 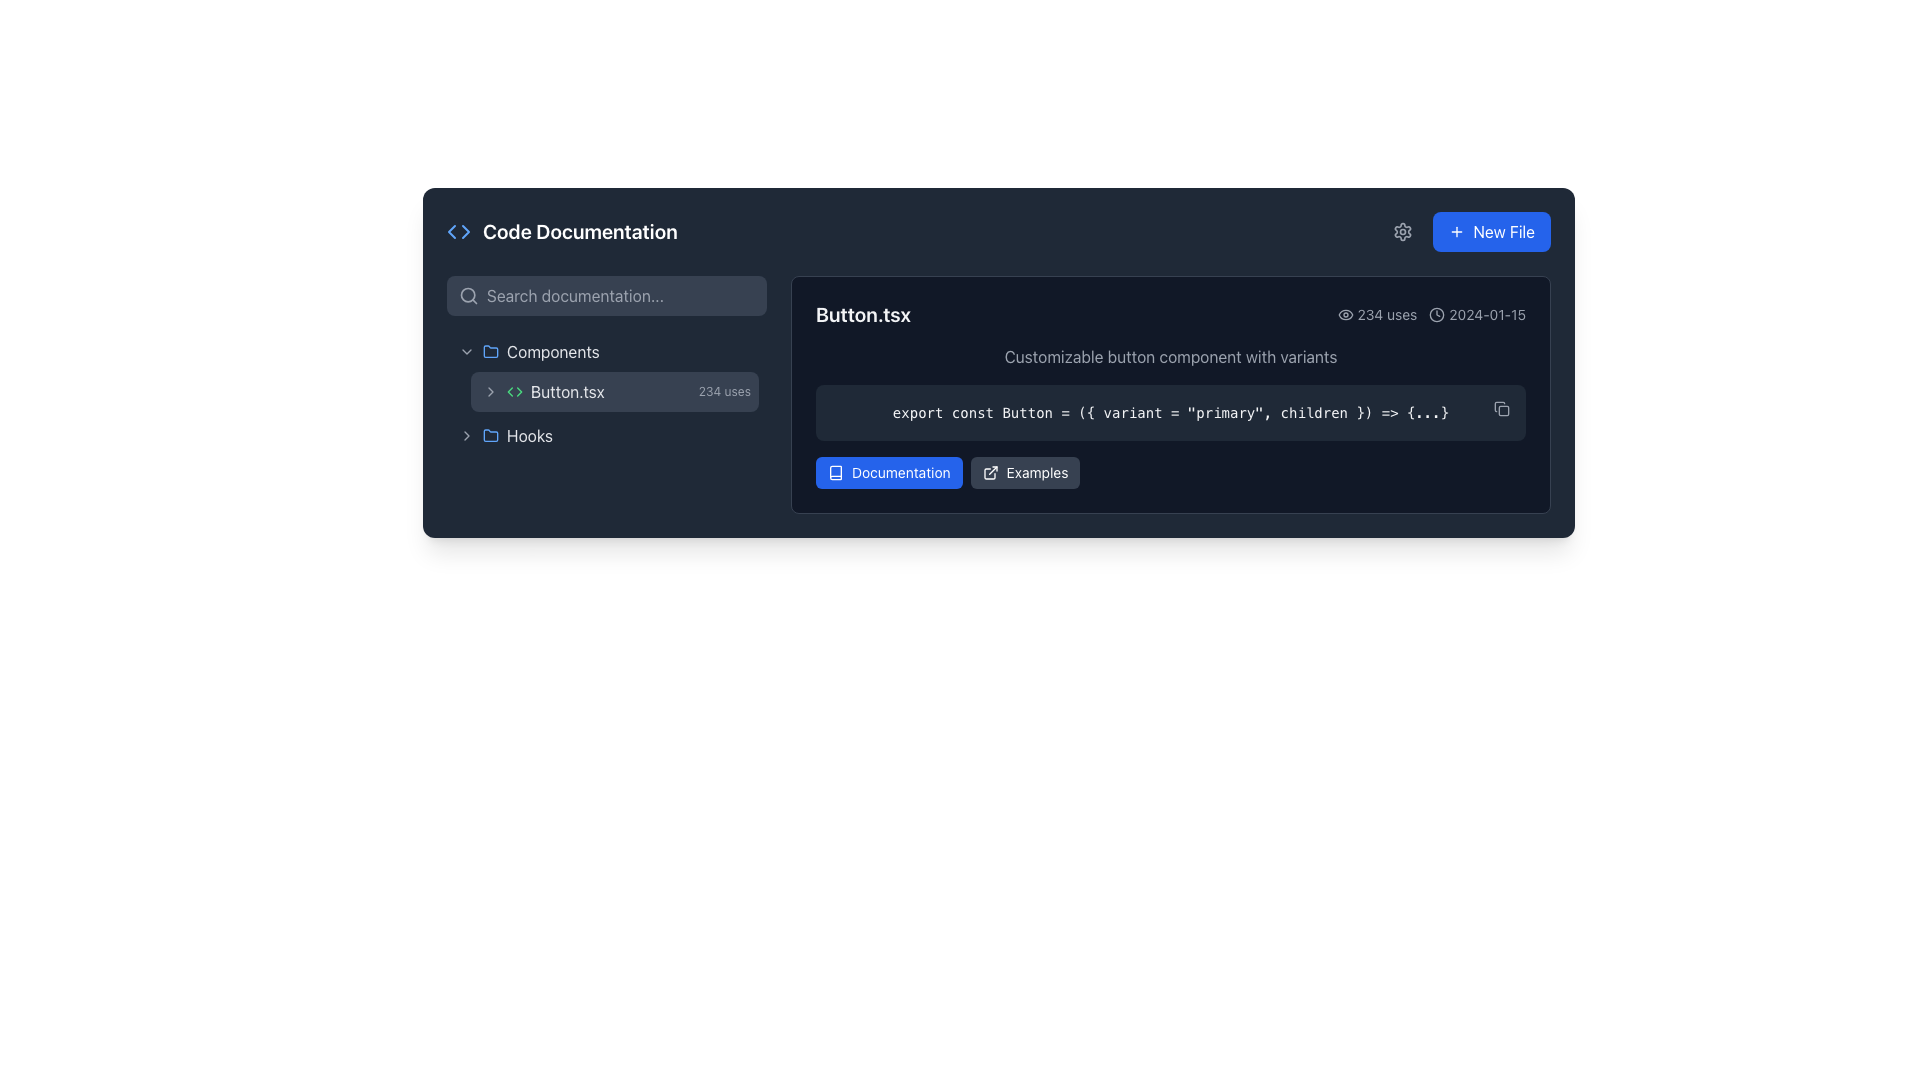 I want to click on the settings icon button located in the upper-right corner of the dark-themed interface to observe the visual change in the background, so click(x=1402, y=230).